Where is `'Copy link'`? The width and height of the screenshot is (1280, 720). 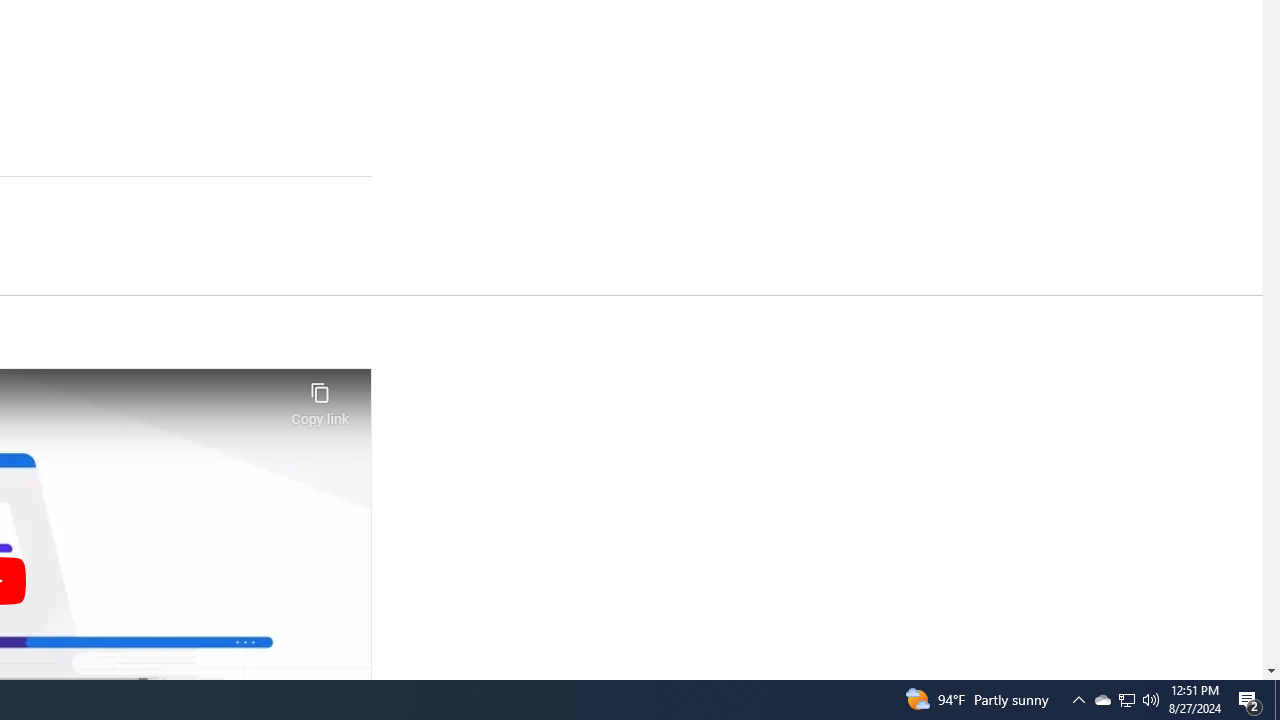 'Copy link' is located at coordinates (320, 398).